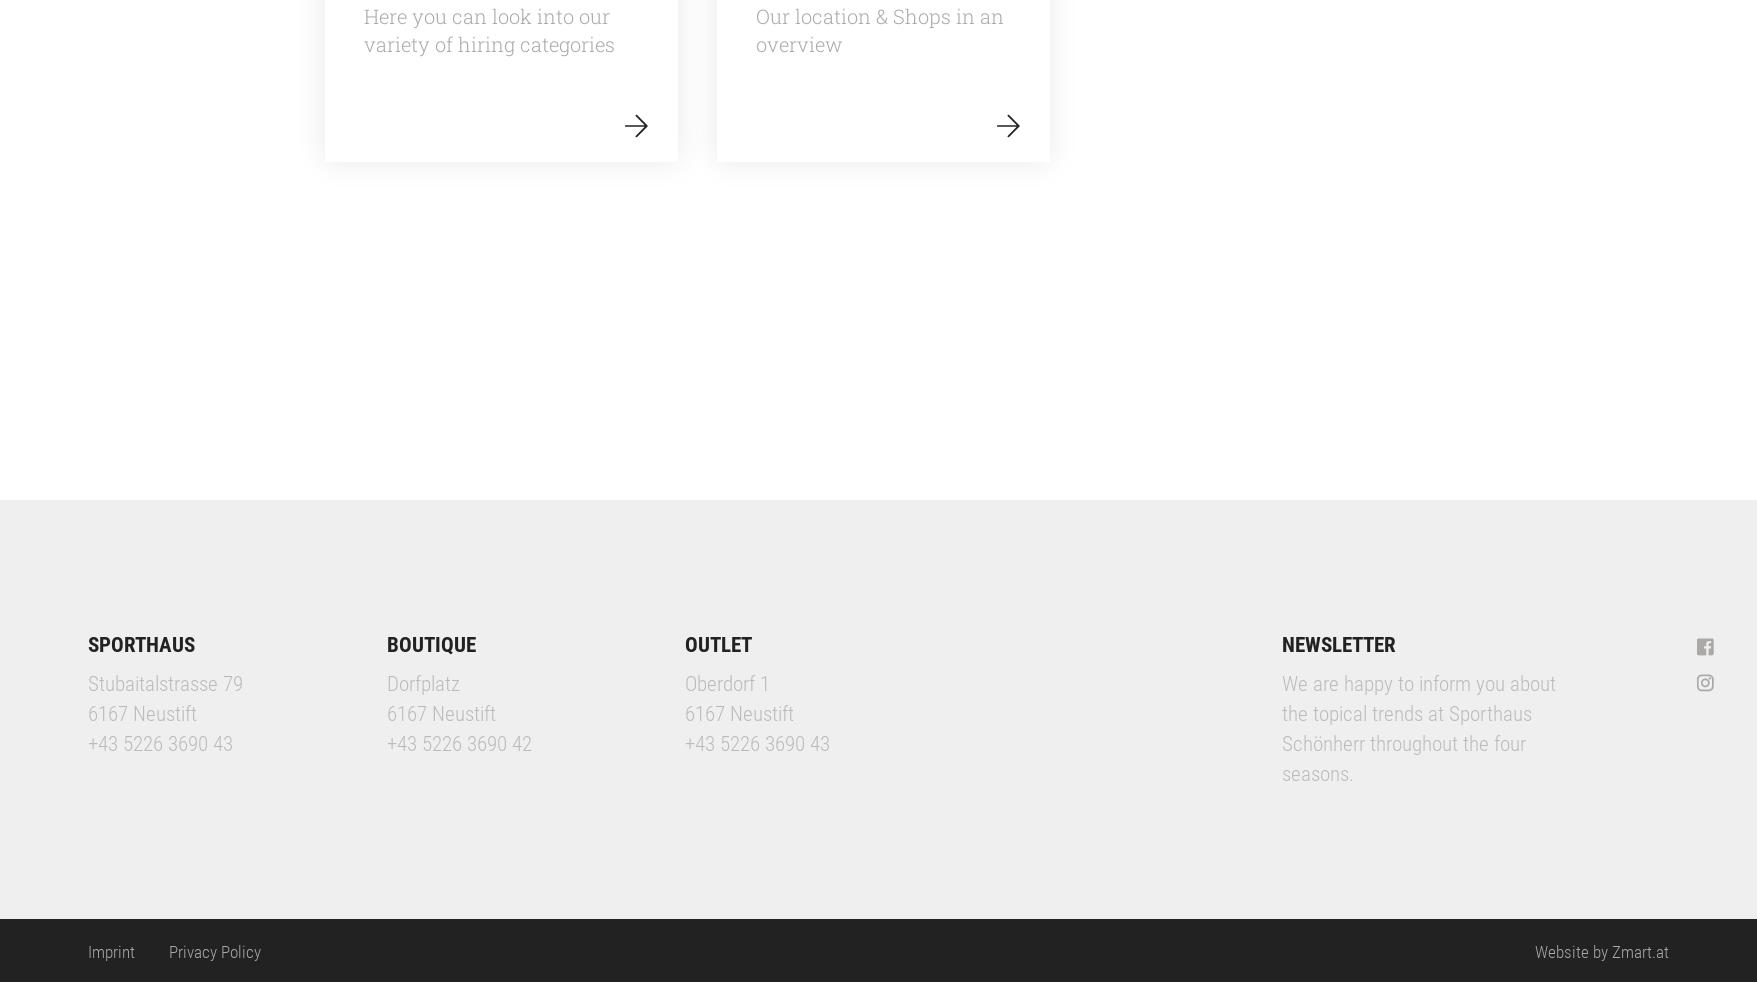 This screenshot has width=1757, height=982. I want to click on 'Privacy Policy', so click(168, 950).